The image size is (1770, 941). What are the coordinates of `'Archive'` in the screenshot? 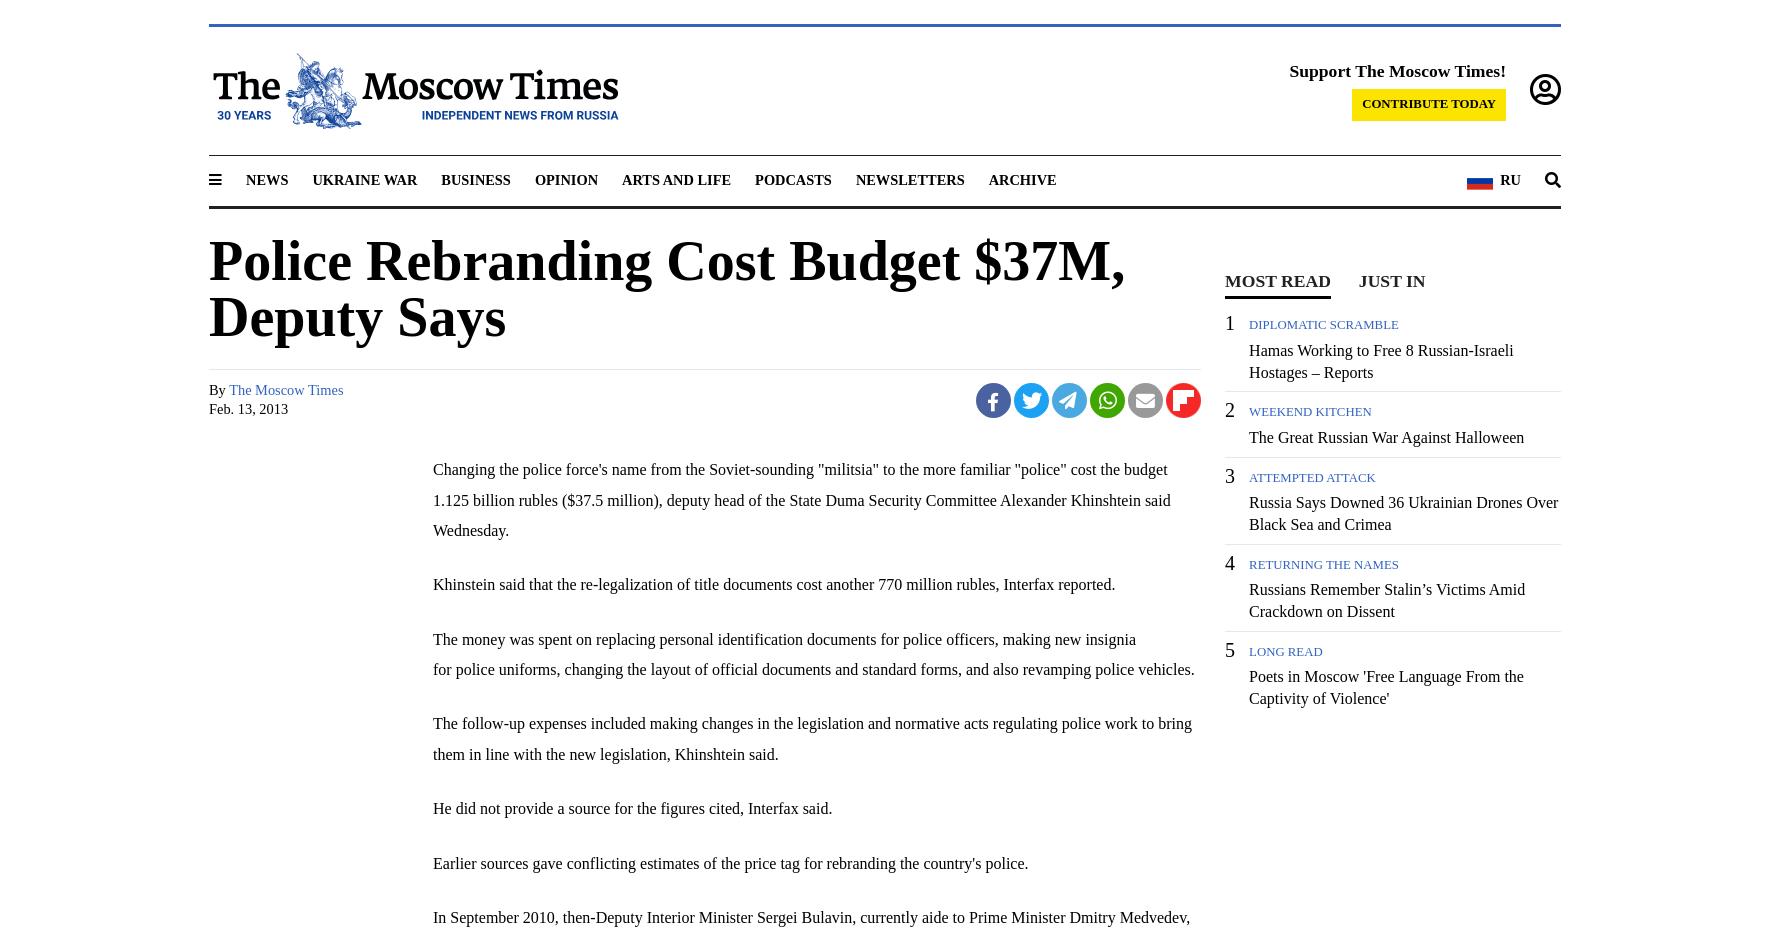 It's located at (1020, 180).